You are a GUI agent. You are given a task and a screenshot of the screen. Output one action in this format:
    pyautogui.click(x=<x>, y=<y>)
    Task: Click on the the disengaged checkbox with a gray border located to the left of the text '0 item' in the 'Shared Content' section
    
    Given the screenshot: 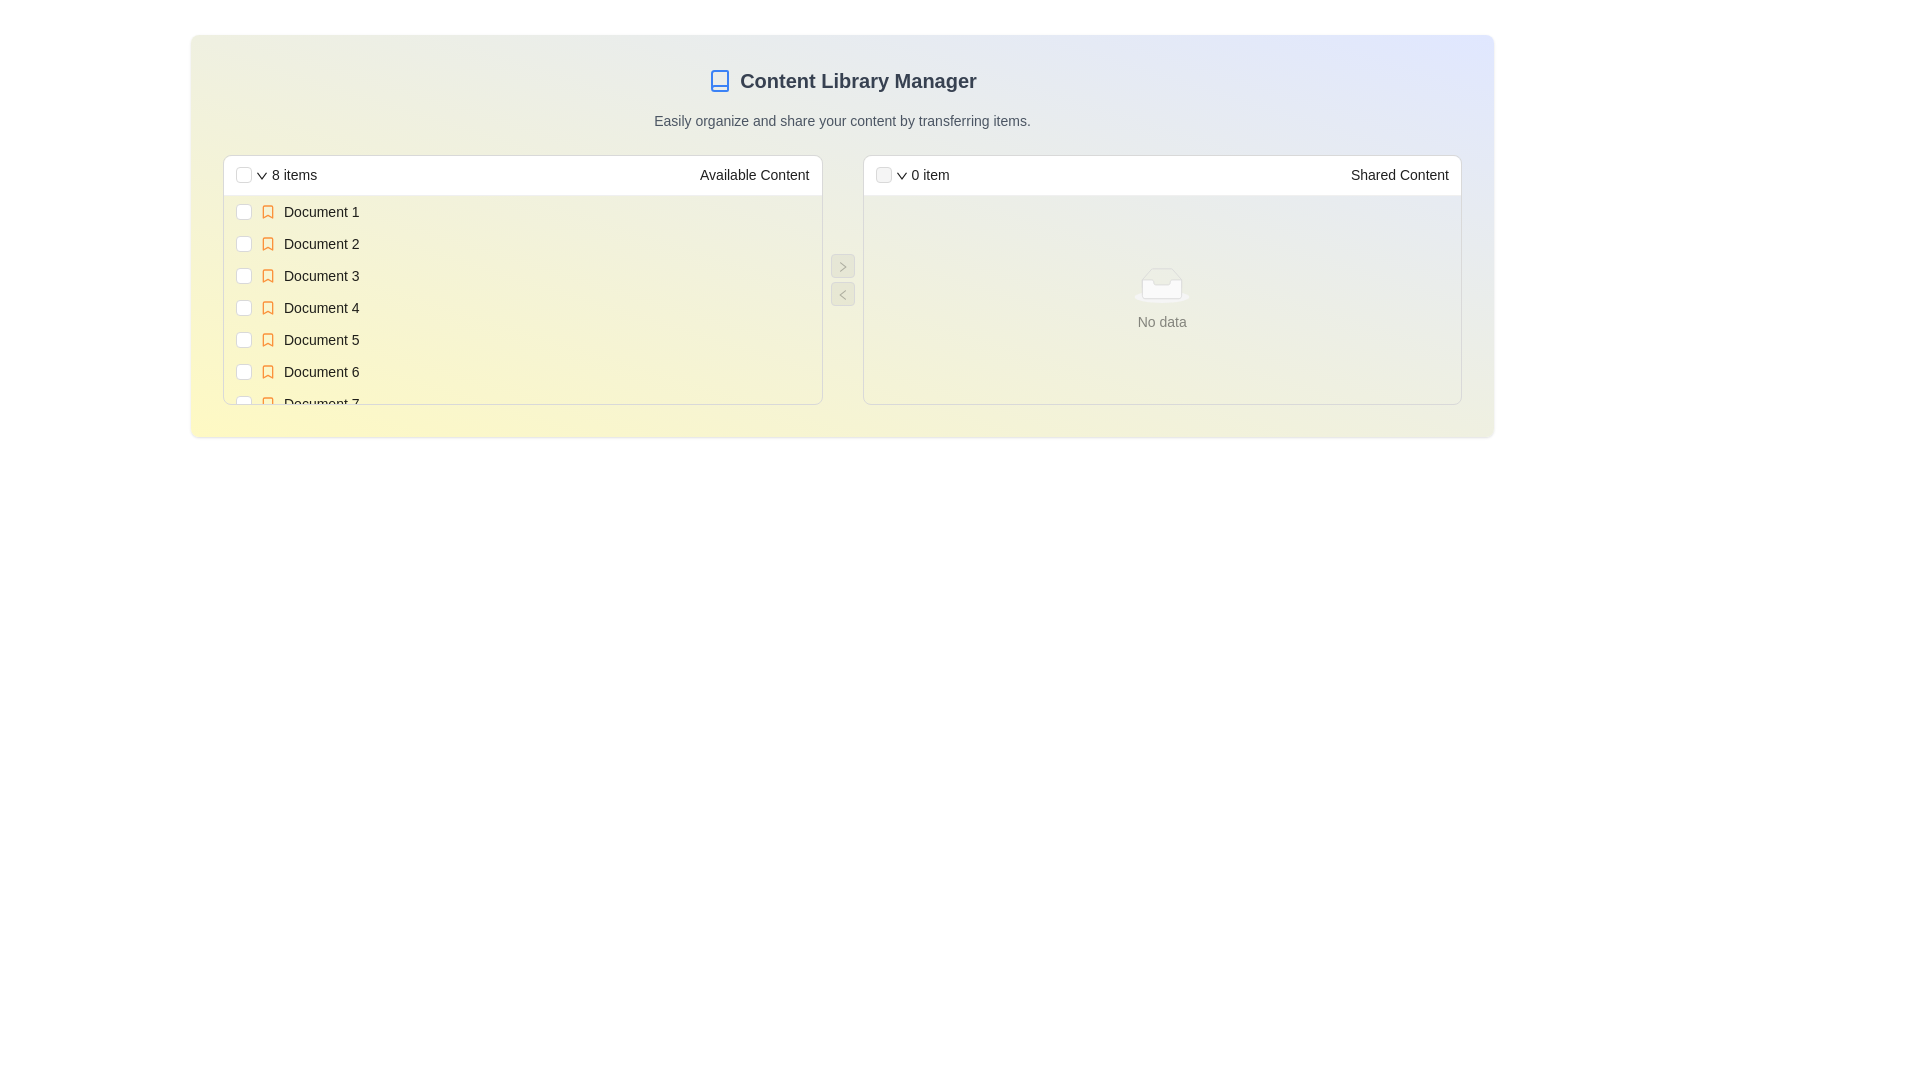 What is the action you would take?
    pyautogui.click(x=882, y=173)
    